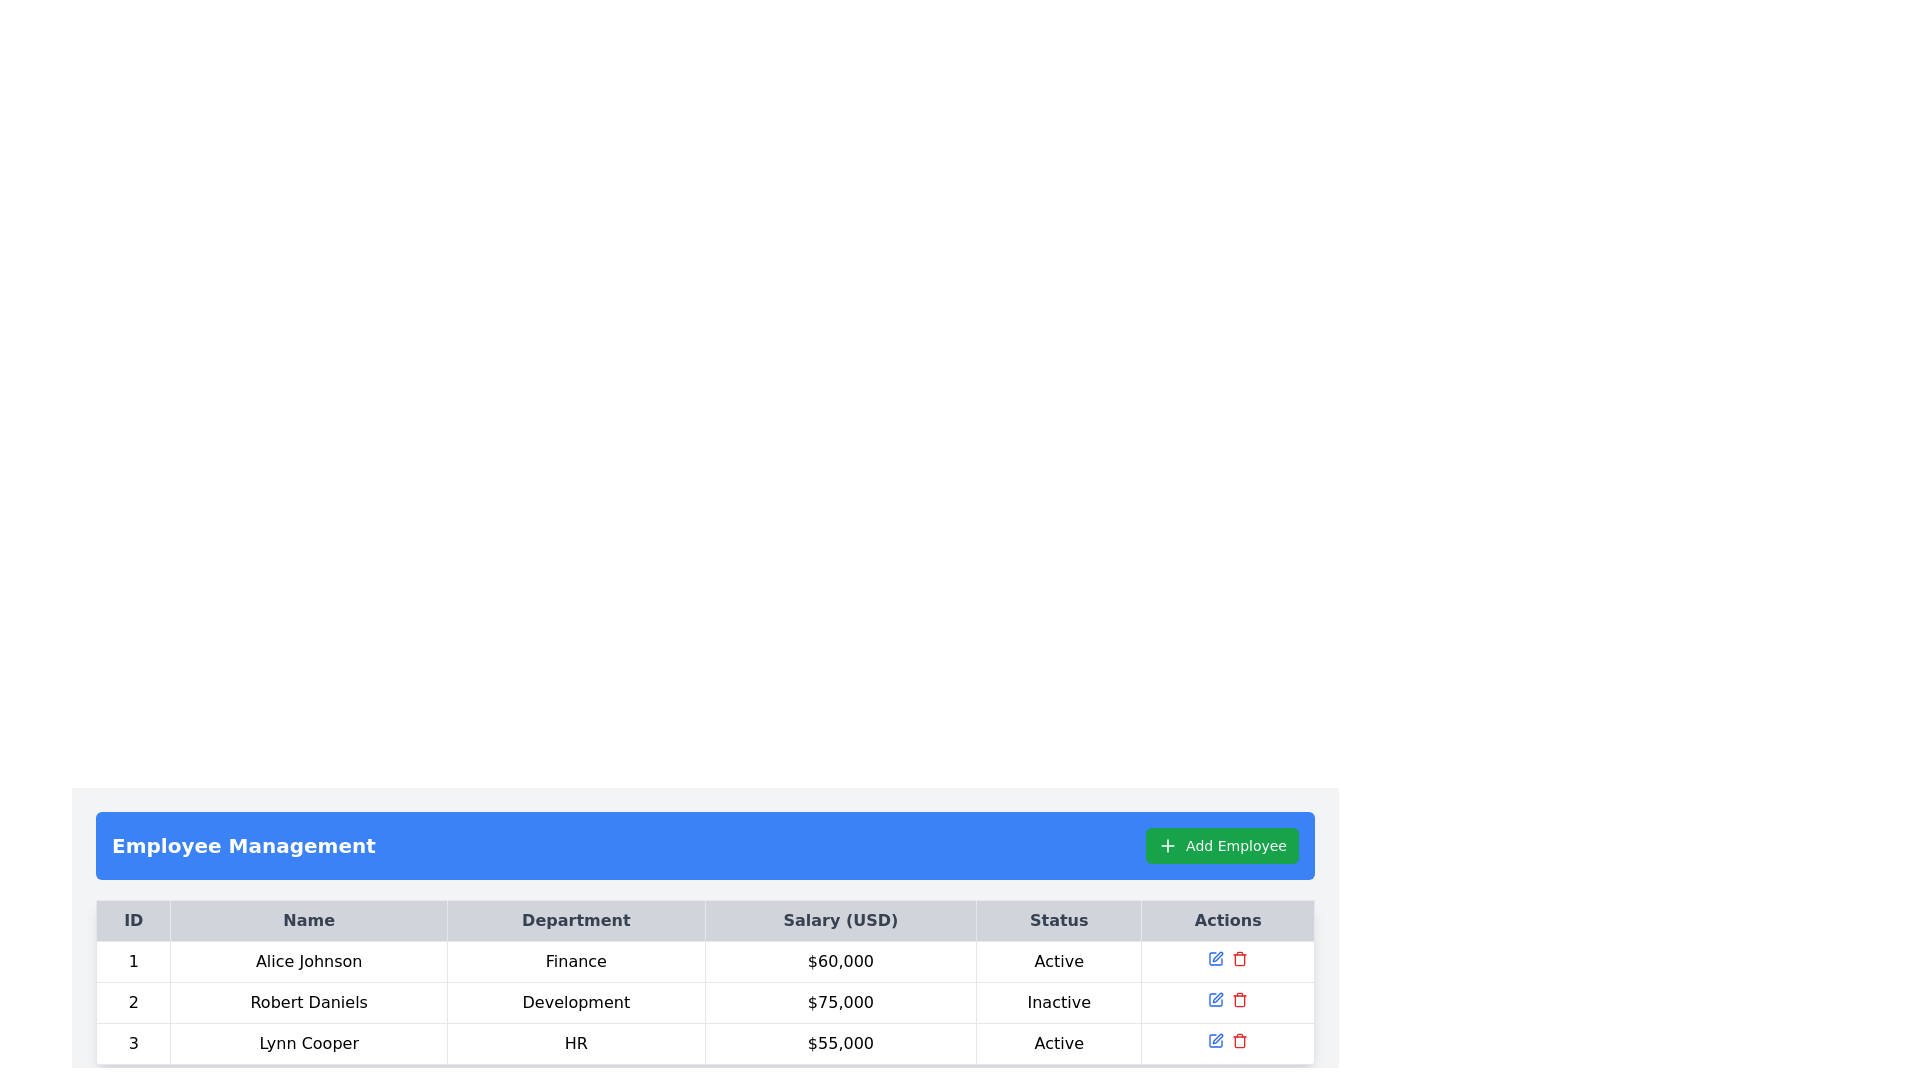  Describe the element at coordinates (1217, 955) in the screenshot. I see `the edit button located in the 'Actions' column of the third row for the employee named 'Lynn Cooper'` at that location.